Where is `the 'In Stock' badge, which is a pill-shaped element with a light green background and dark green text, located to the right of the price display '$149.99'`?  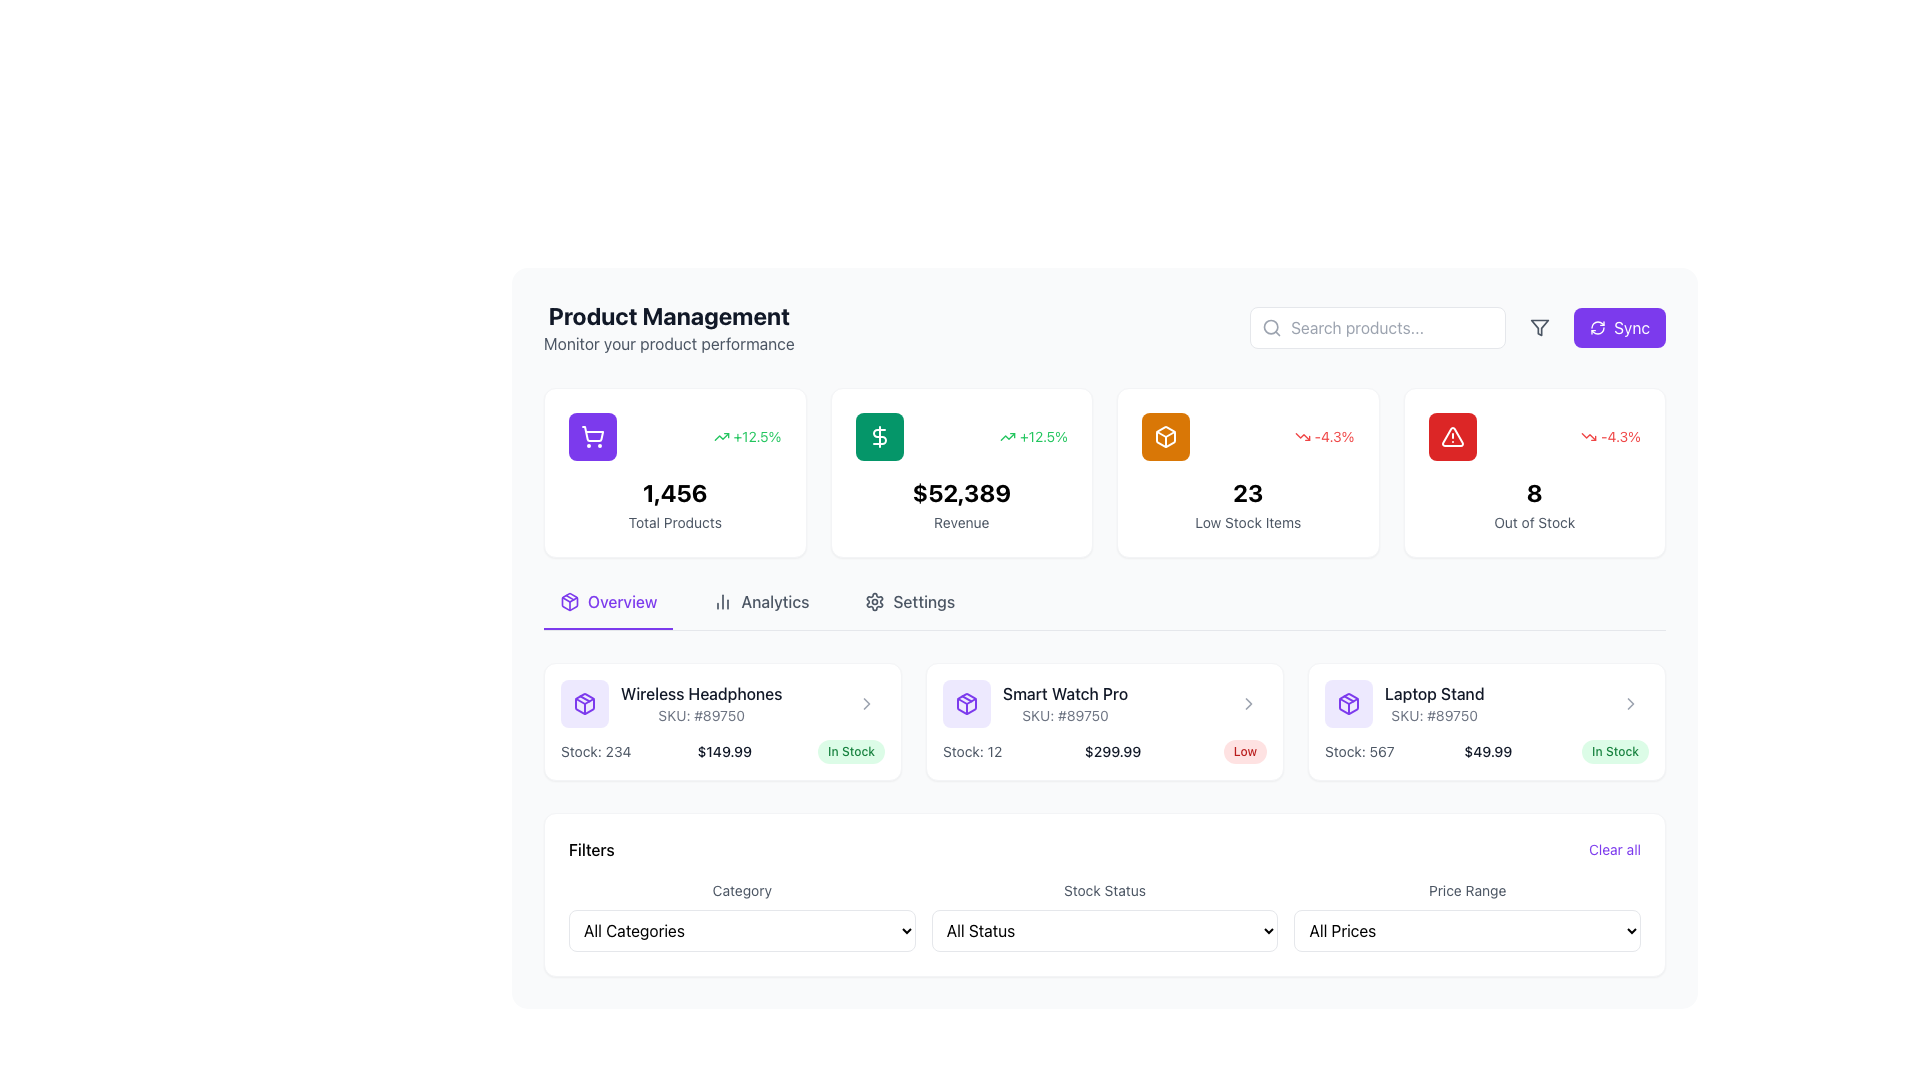
the 'In Stock' badge, which is a pill-shaped element with a light green background and dark green text, located to the right of the price display '$149.99' is located at coordinates (851, 752).